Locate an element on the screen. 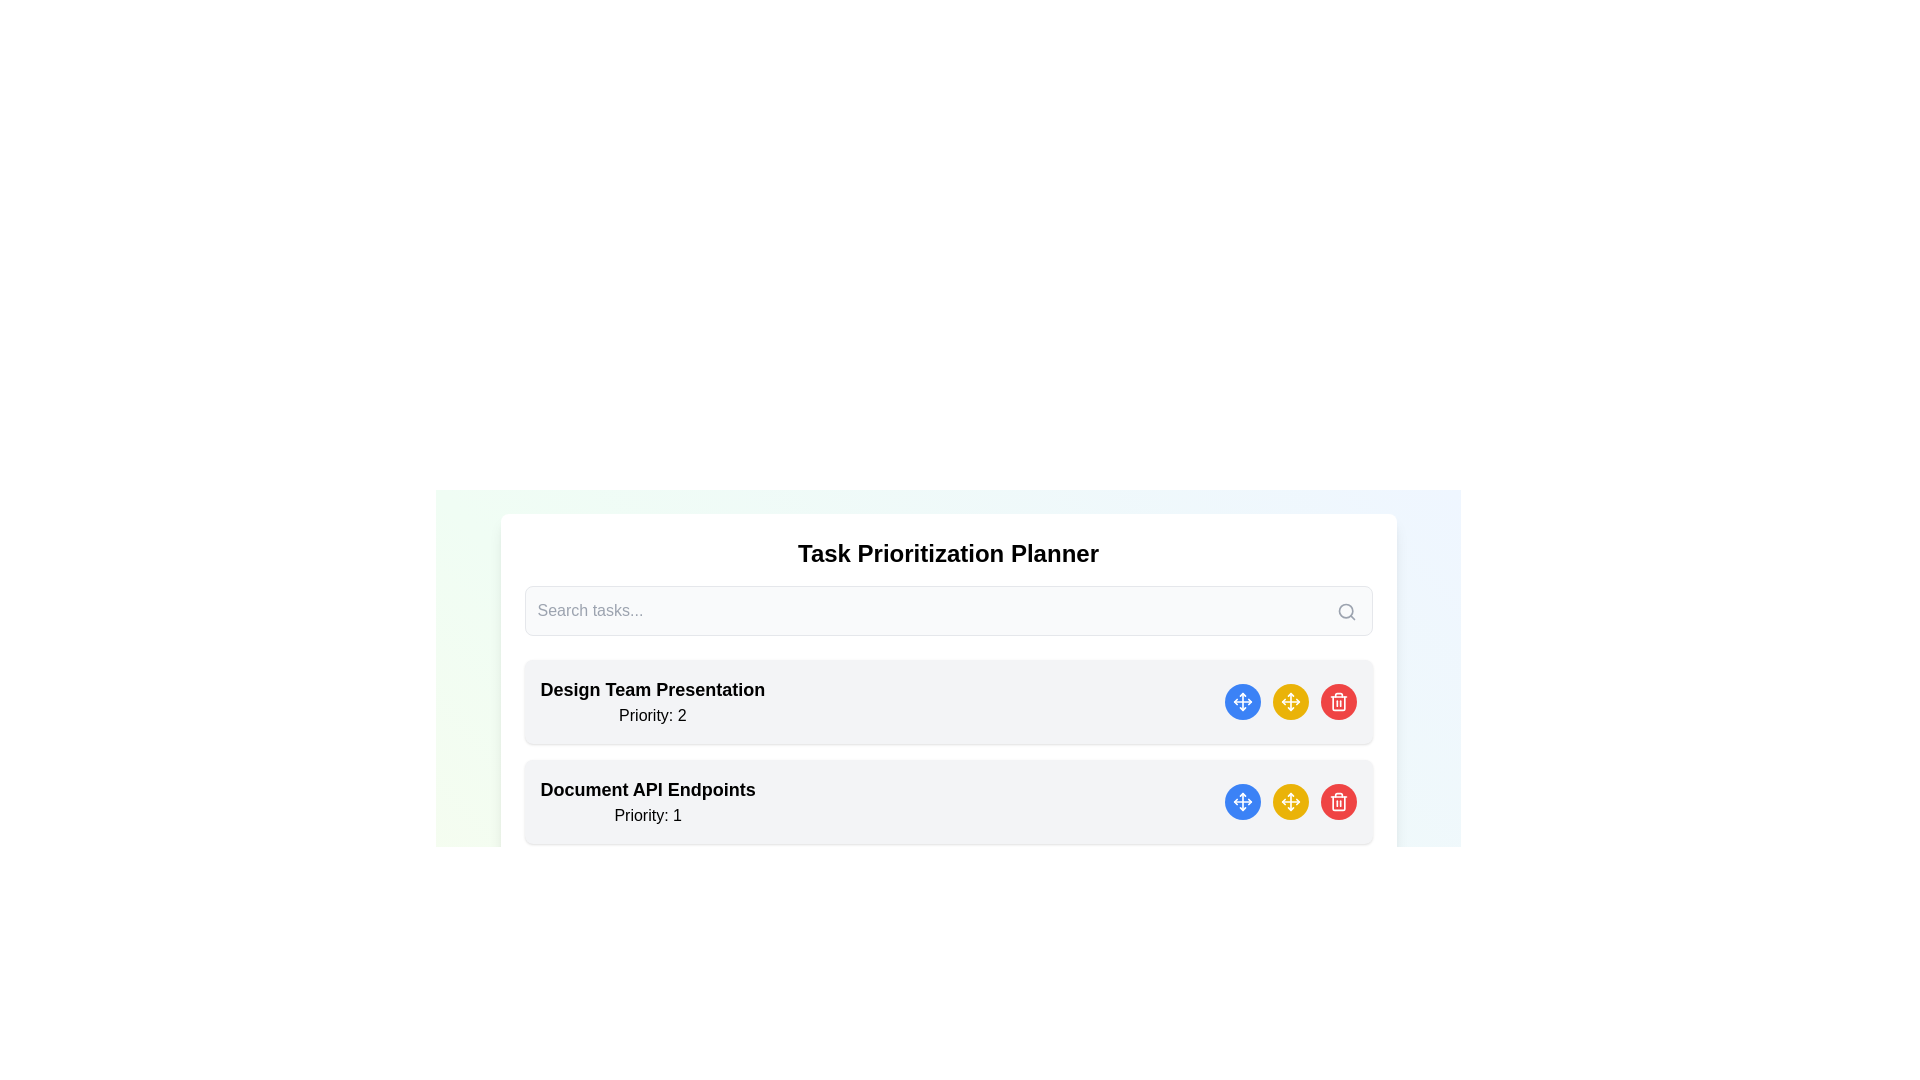  the repositioning button located in the lower row of the grid layout, positioned between a blue button on the left and a red button on the right is located at coordinates (1290, 801).